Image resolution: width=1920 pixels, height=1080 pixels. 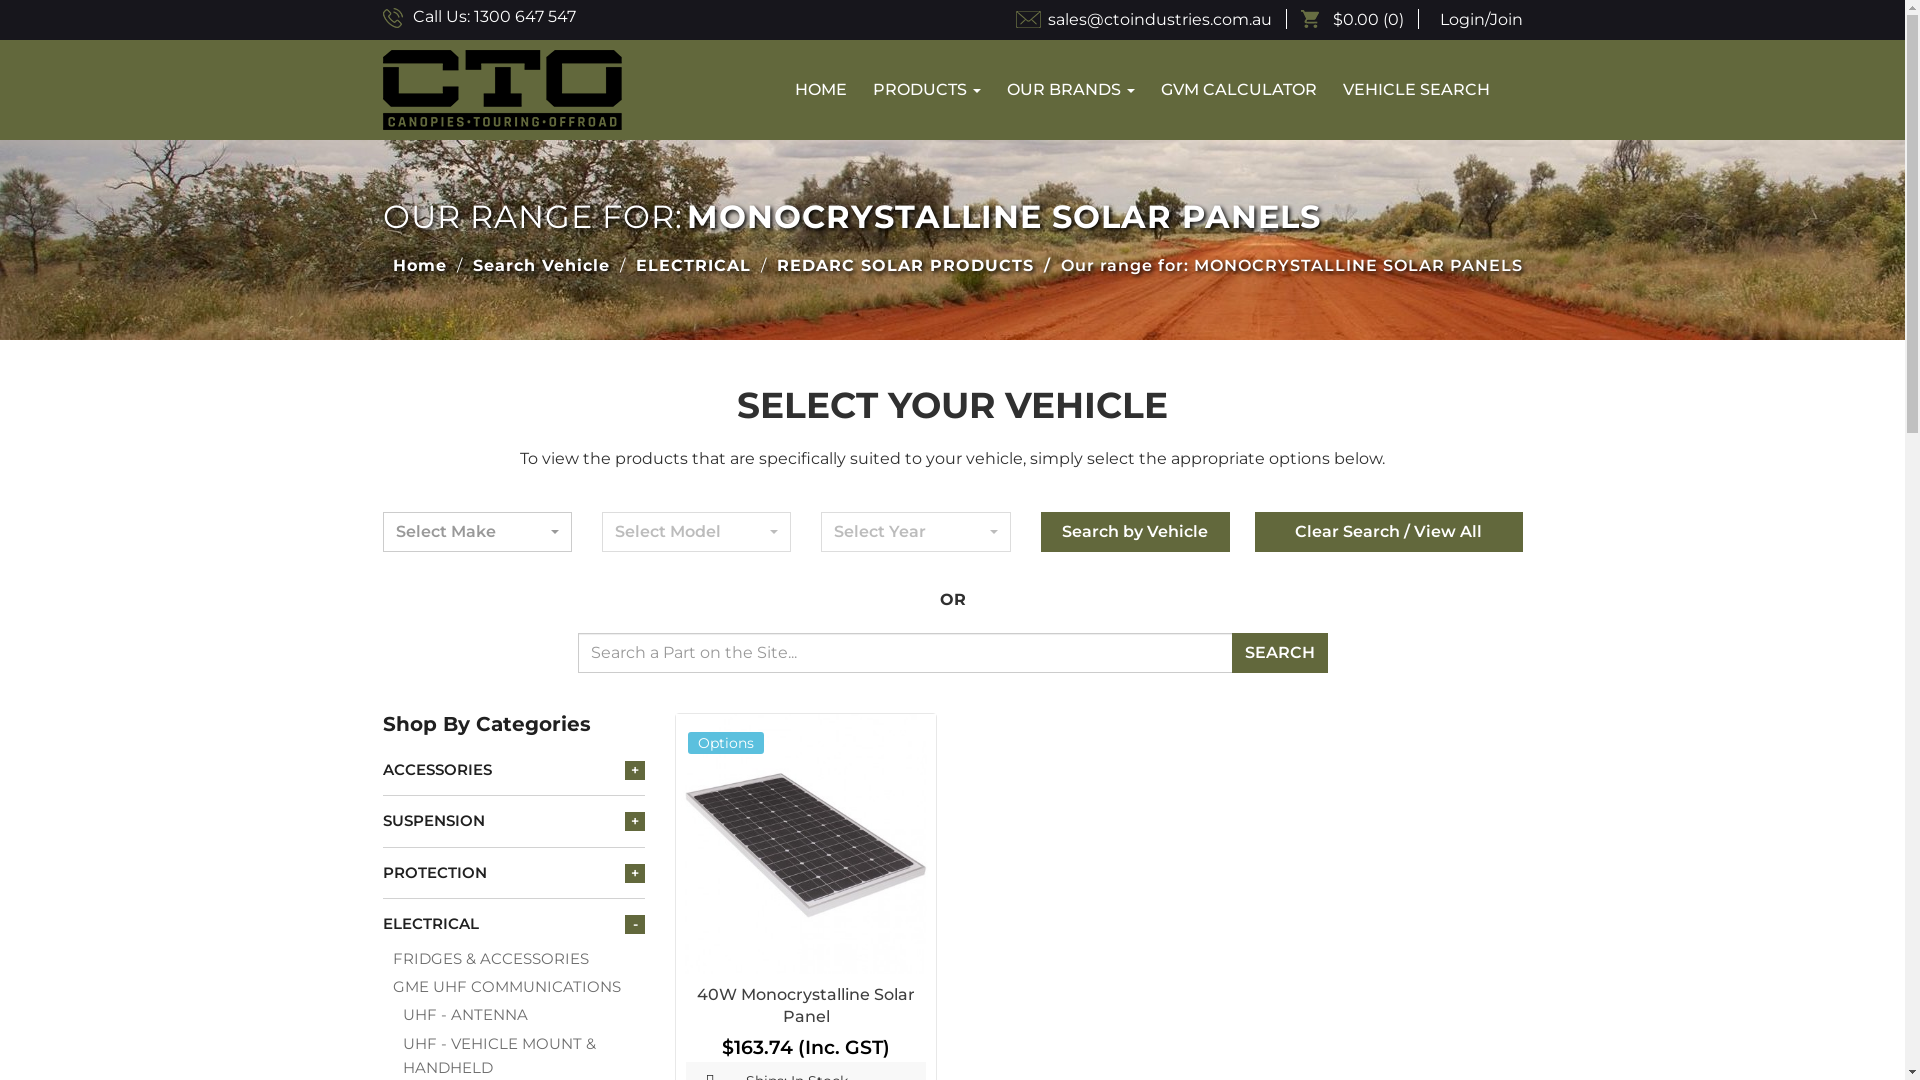 What do you see at coordinates (518, 958) in the screenshot?
I see `'FRIDGES & ACCESSORIES'` at bounding box center [518, 958].